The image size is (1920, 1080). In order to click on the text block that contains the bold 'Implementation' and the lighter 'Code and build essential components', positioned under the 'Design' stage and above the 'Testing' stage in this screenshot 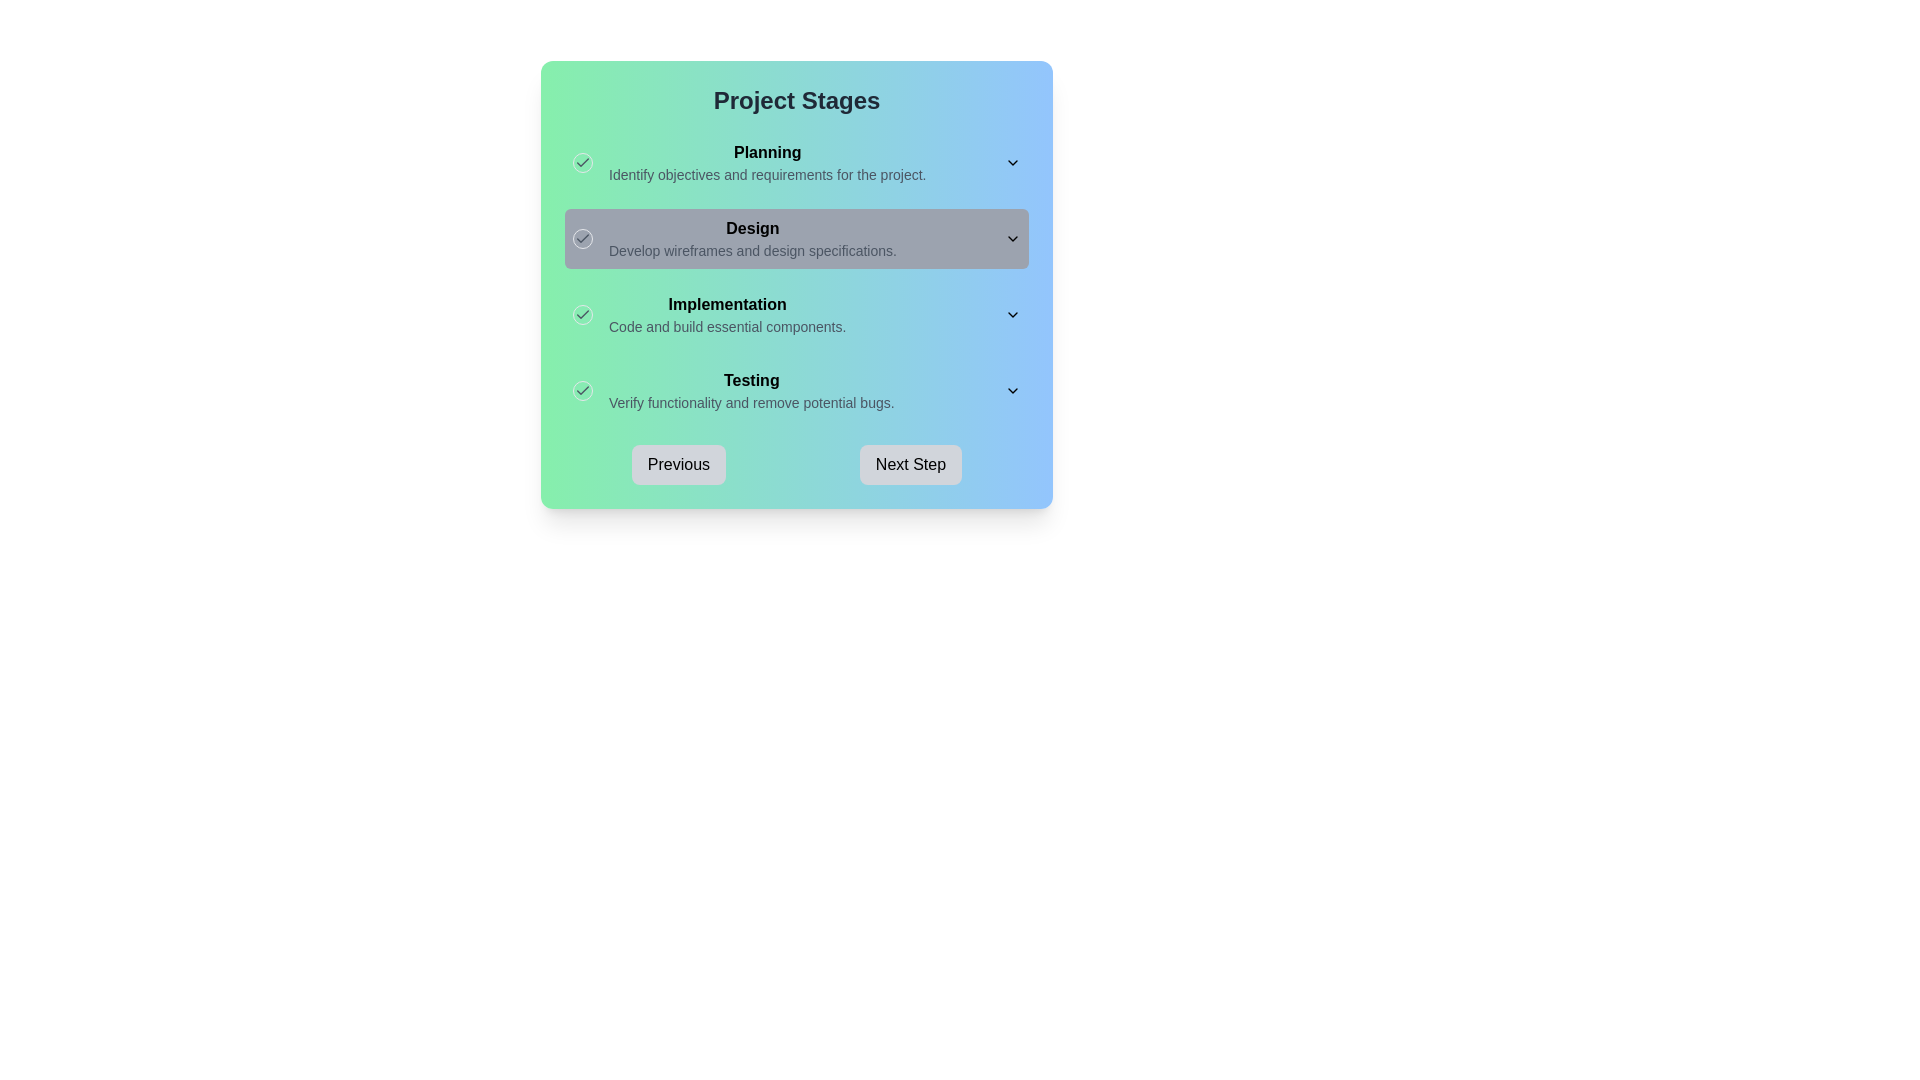, I will do `click(726, 315)`.